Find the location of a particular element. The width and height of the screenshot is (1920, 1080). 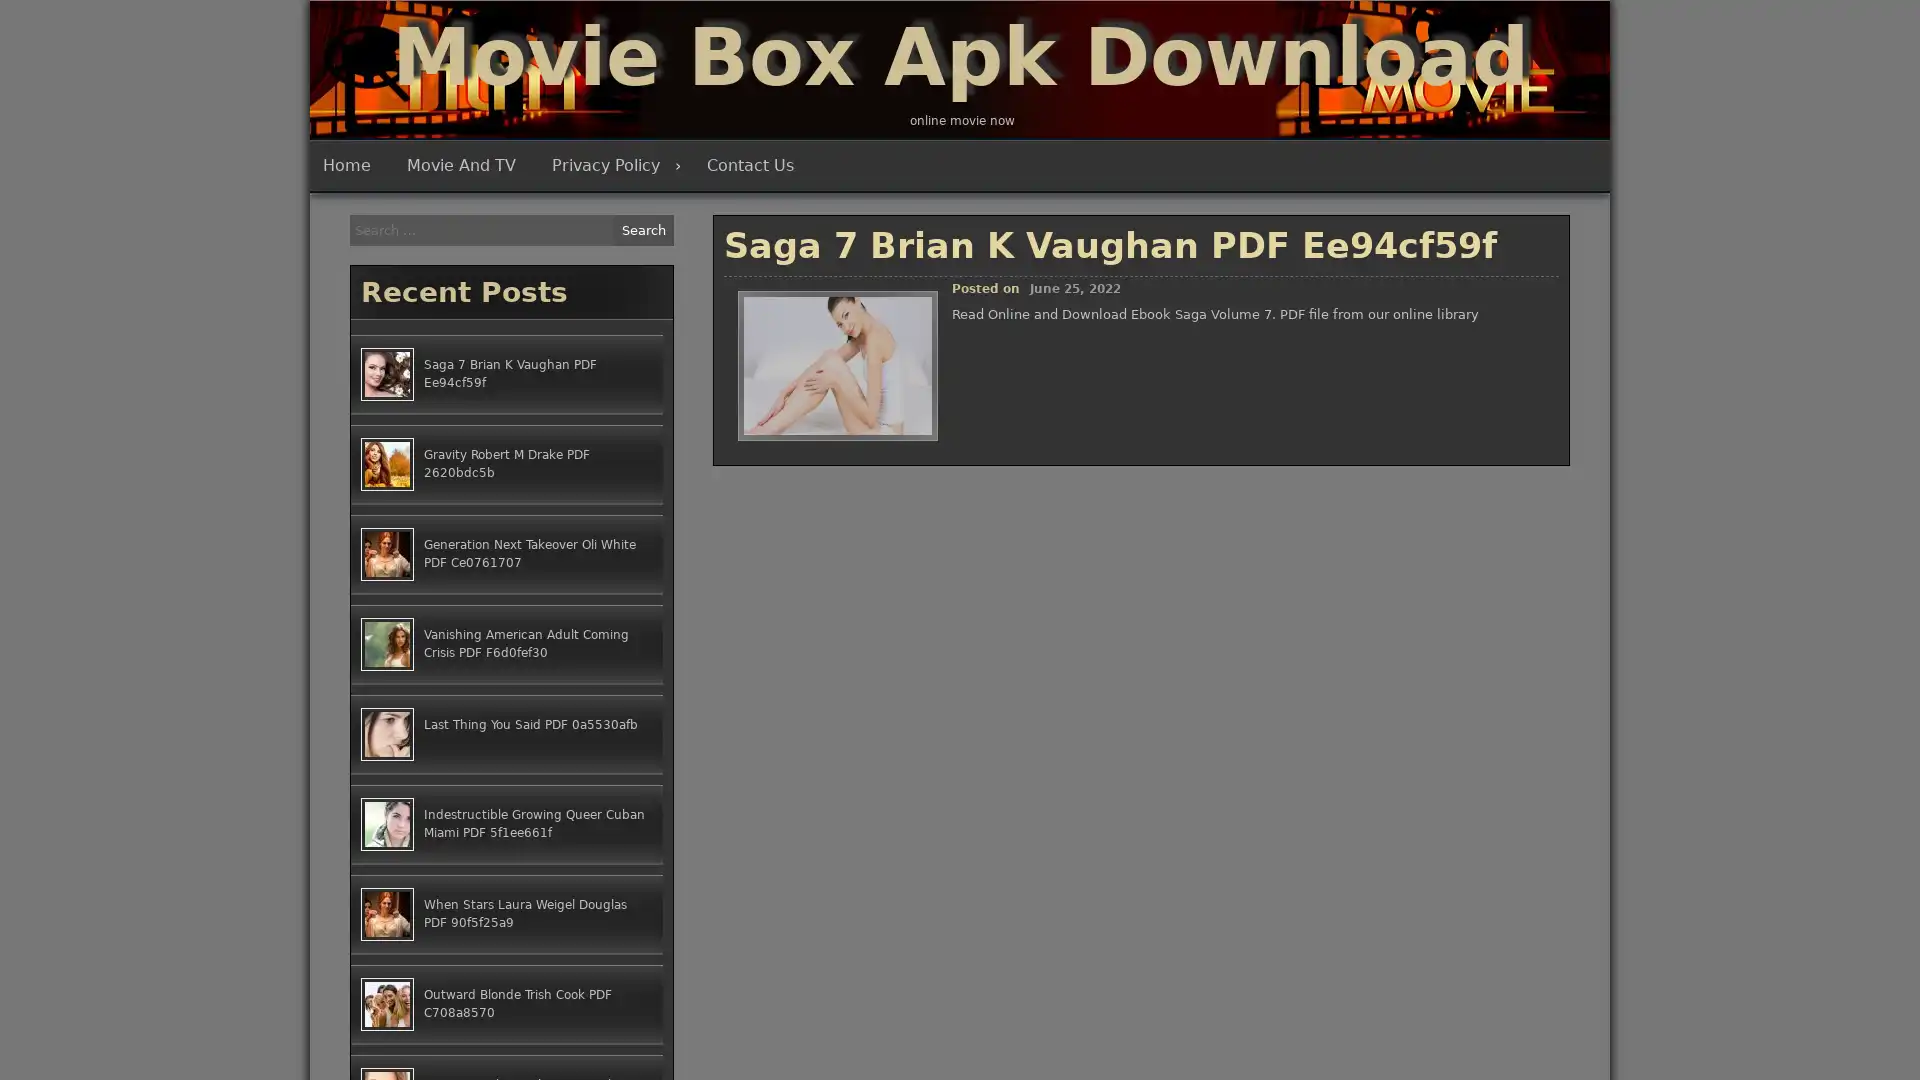

Search is located at coordinates (643, 229).